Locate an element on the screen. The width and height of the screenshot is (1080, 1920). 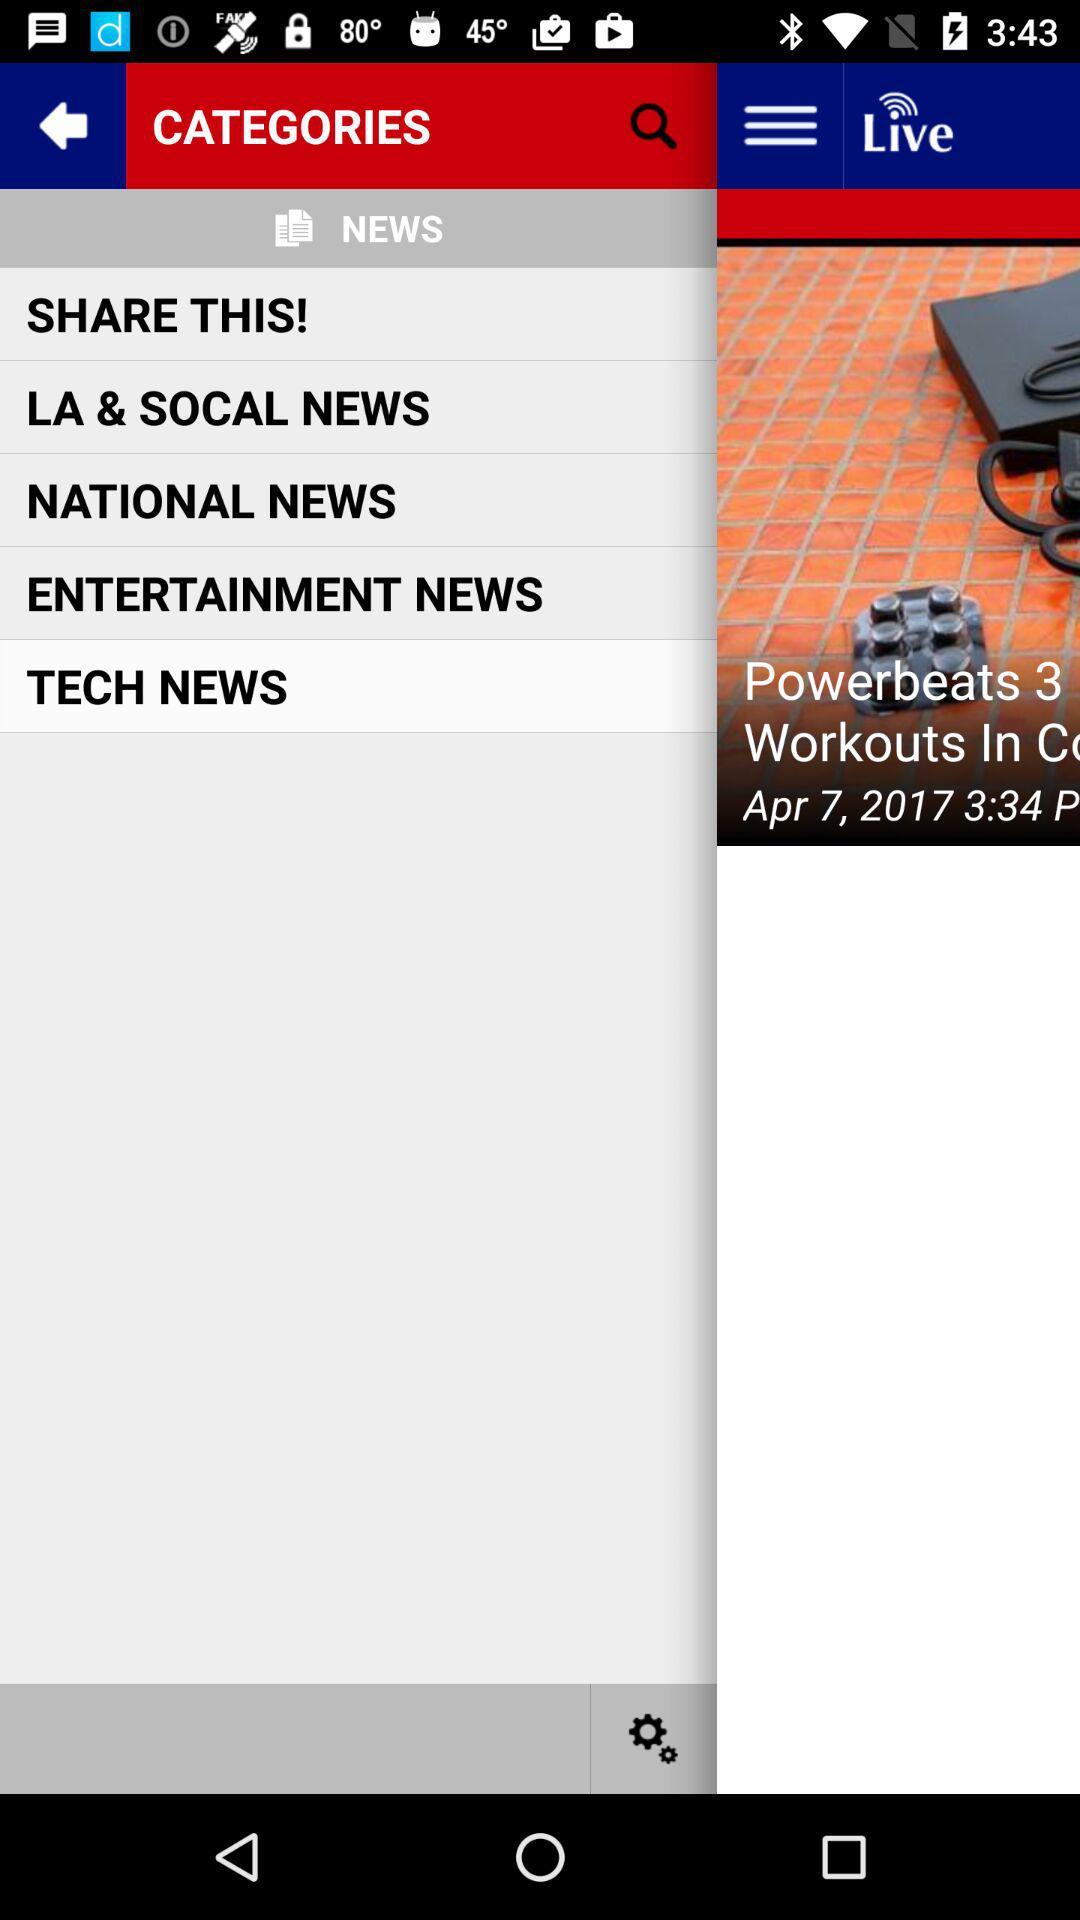
go back is located at coordinates (61, 124).